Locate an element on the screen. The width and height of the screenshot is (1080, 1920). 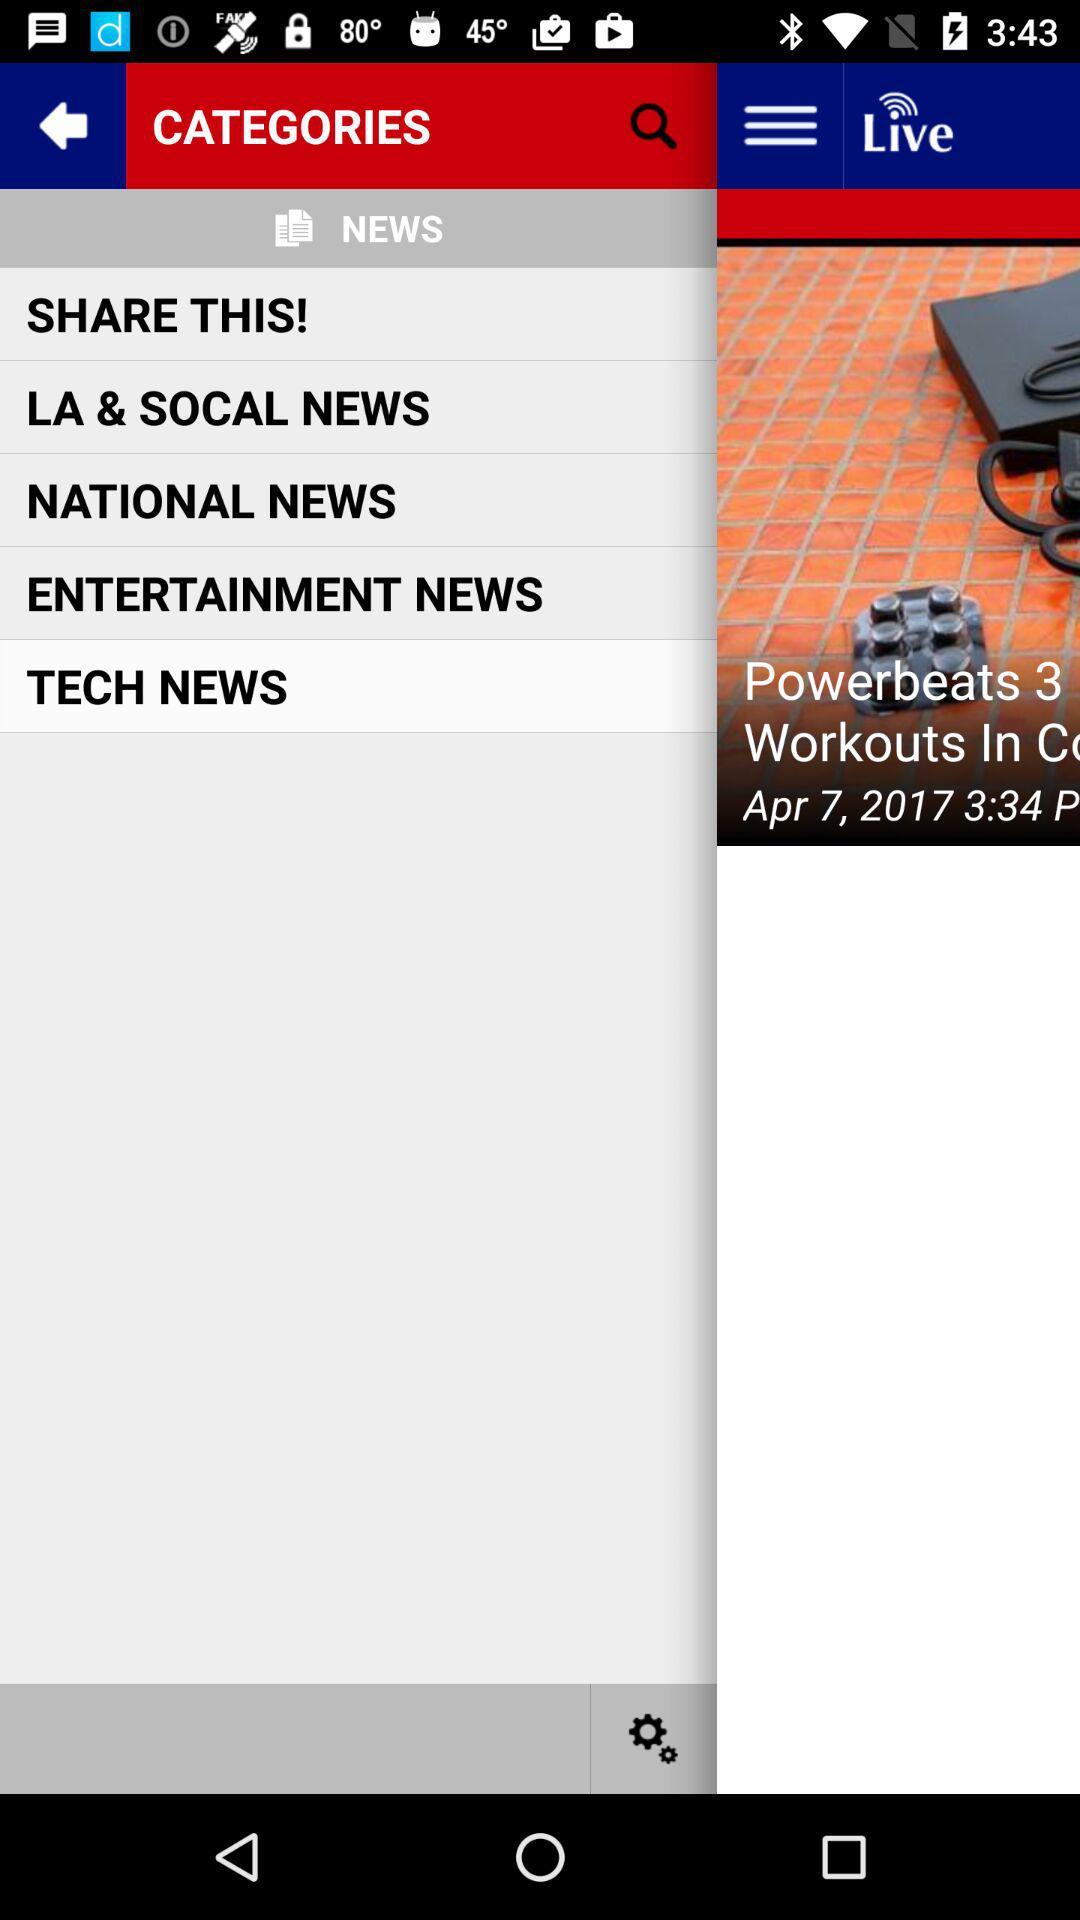
go back is located at coordinates (61, 124).